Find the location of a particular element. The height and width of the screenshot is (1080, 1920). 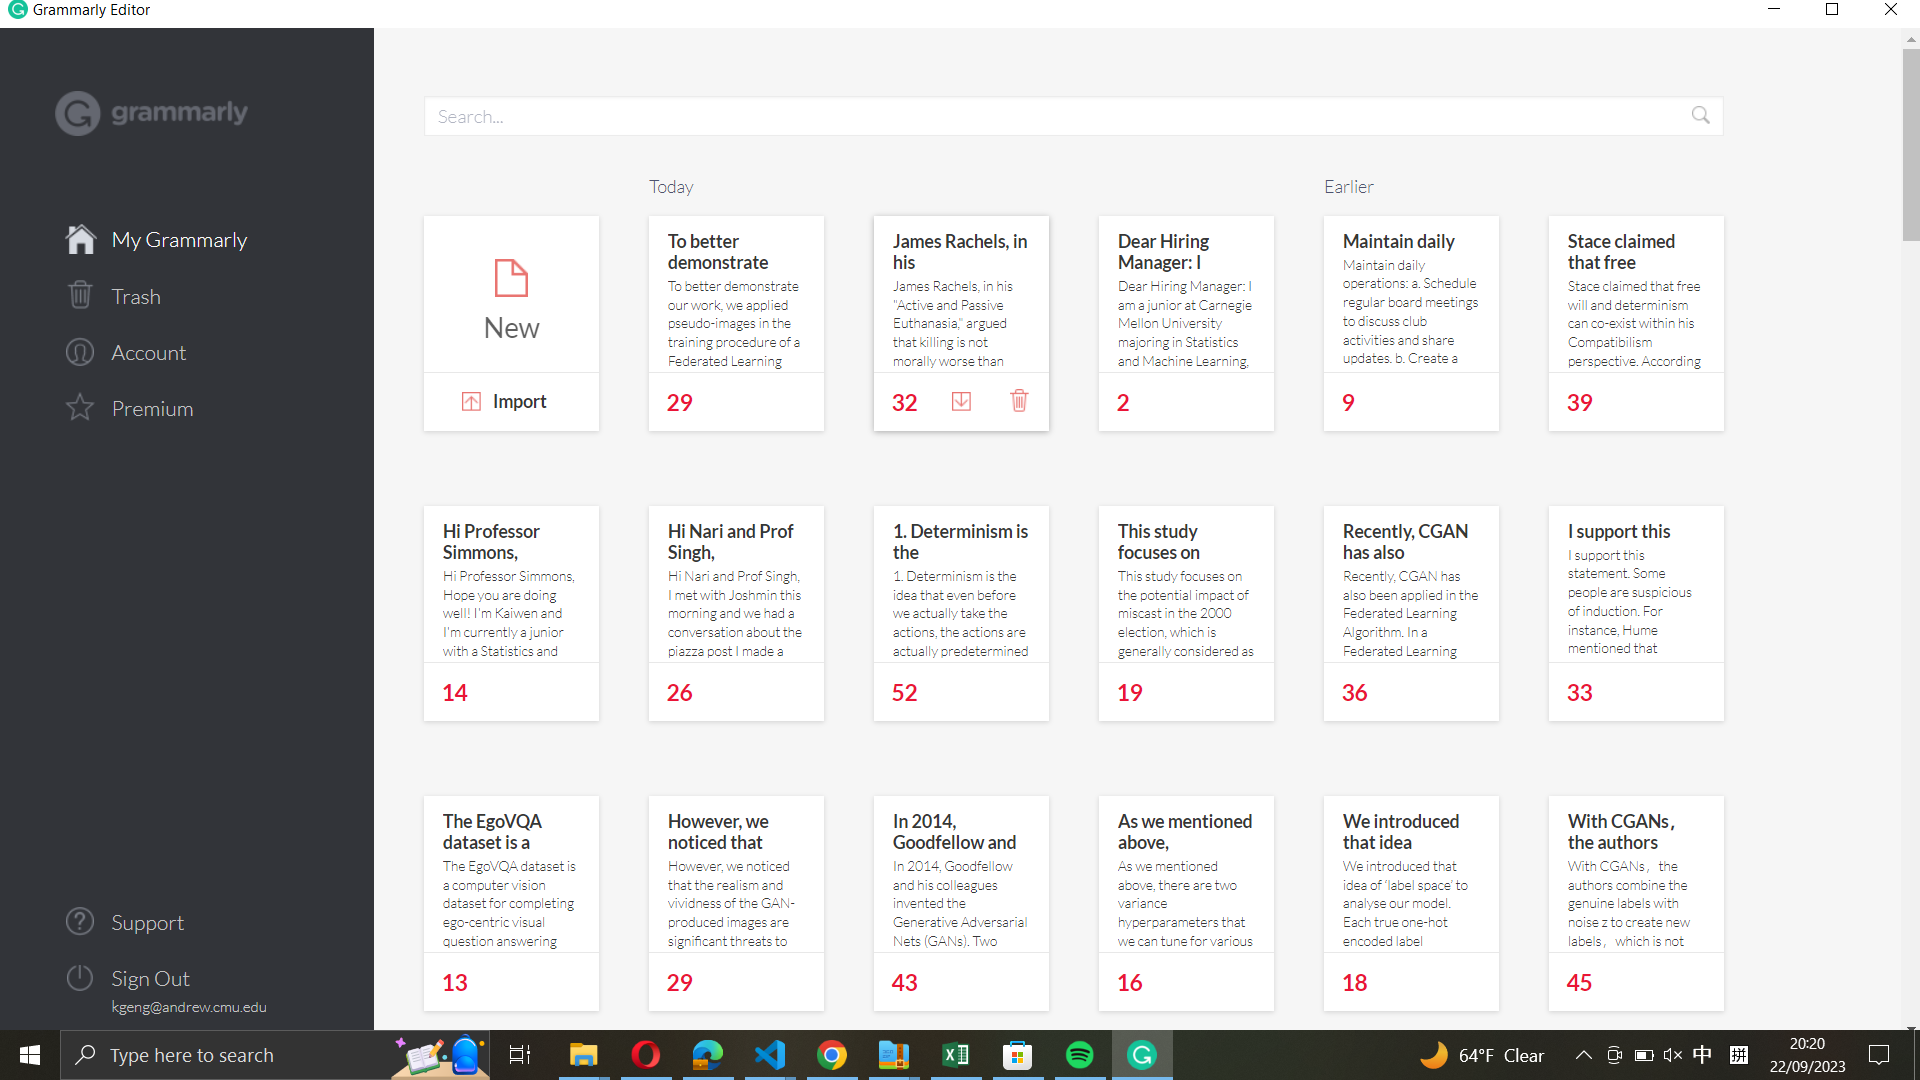

the trash or recycle bin is located at coordinates (187, 294).